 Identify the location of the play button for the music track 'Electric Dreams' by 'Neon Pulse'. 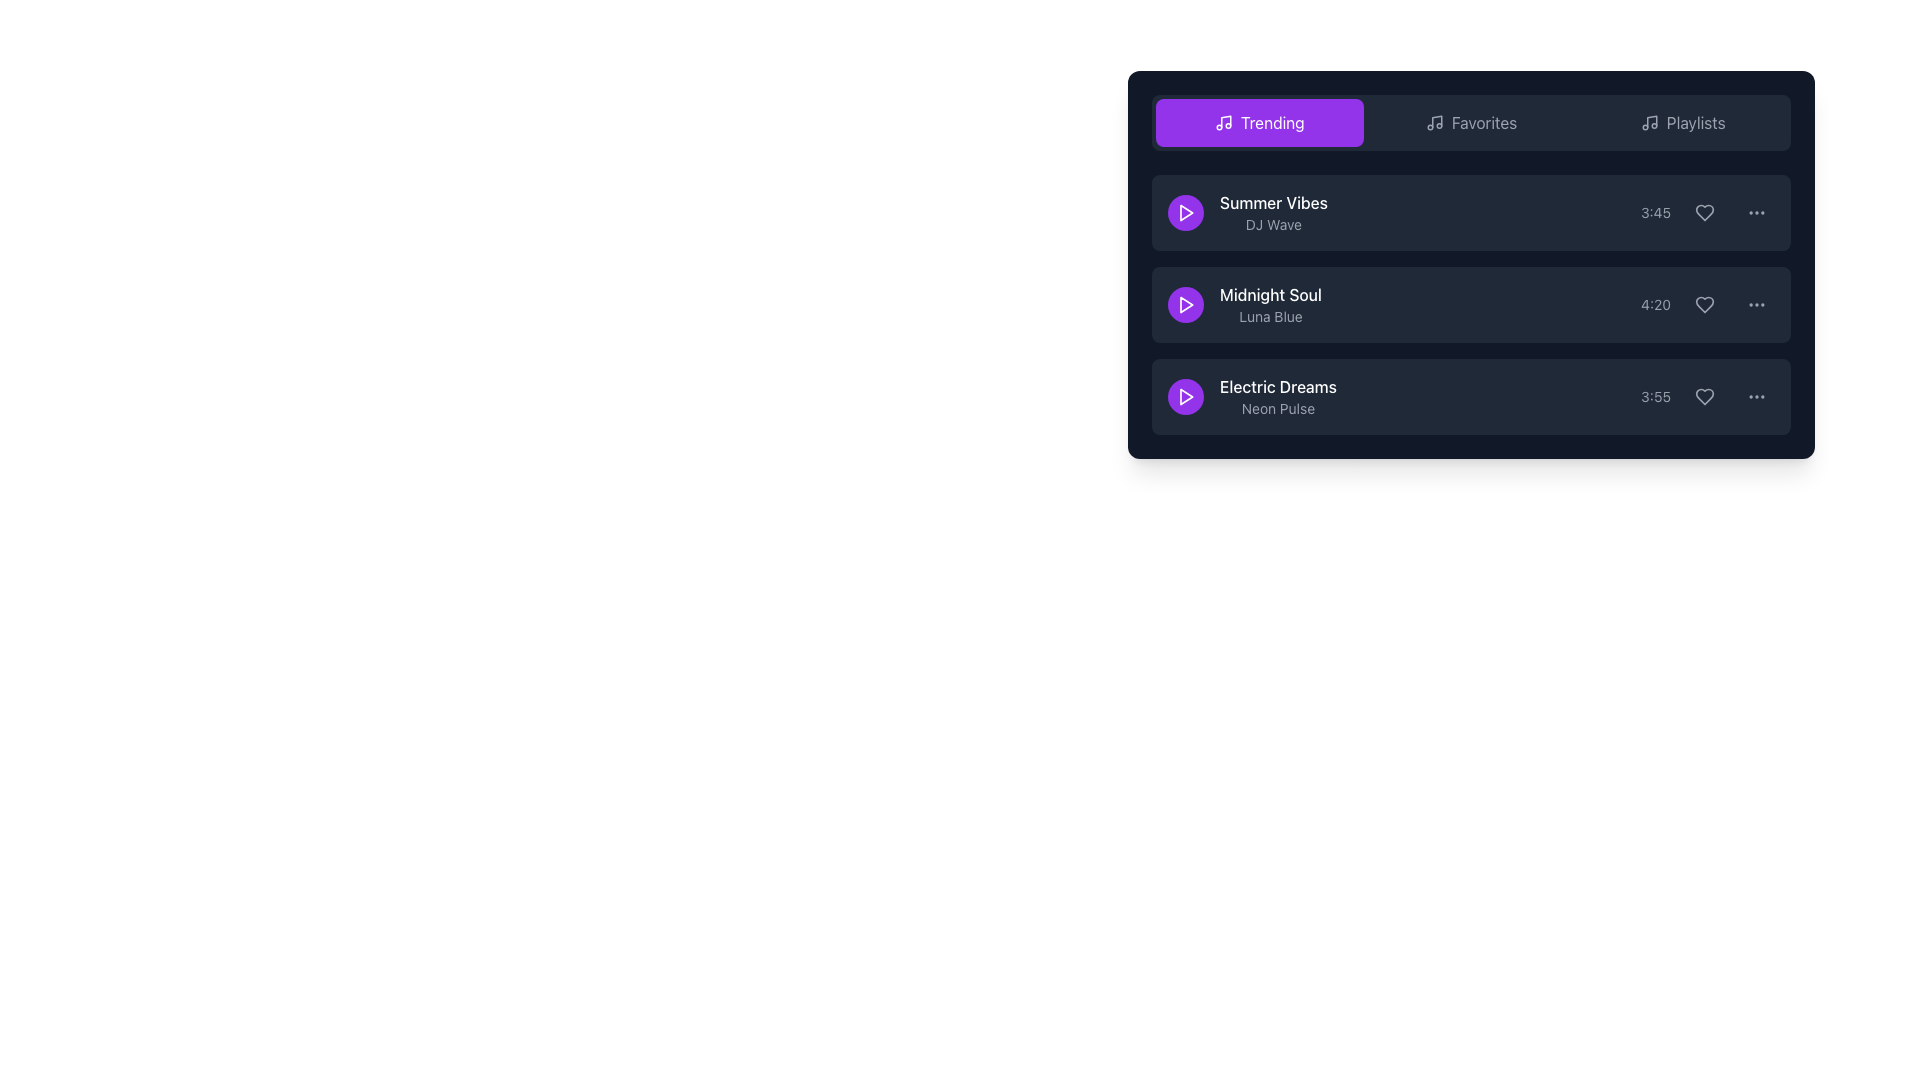
(1186, 397).